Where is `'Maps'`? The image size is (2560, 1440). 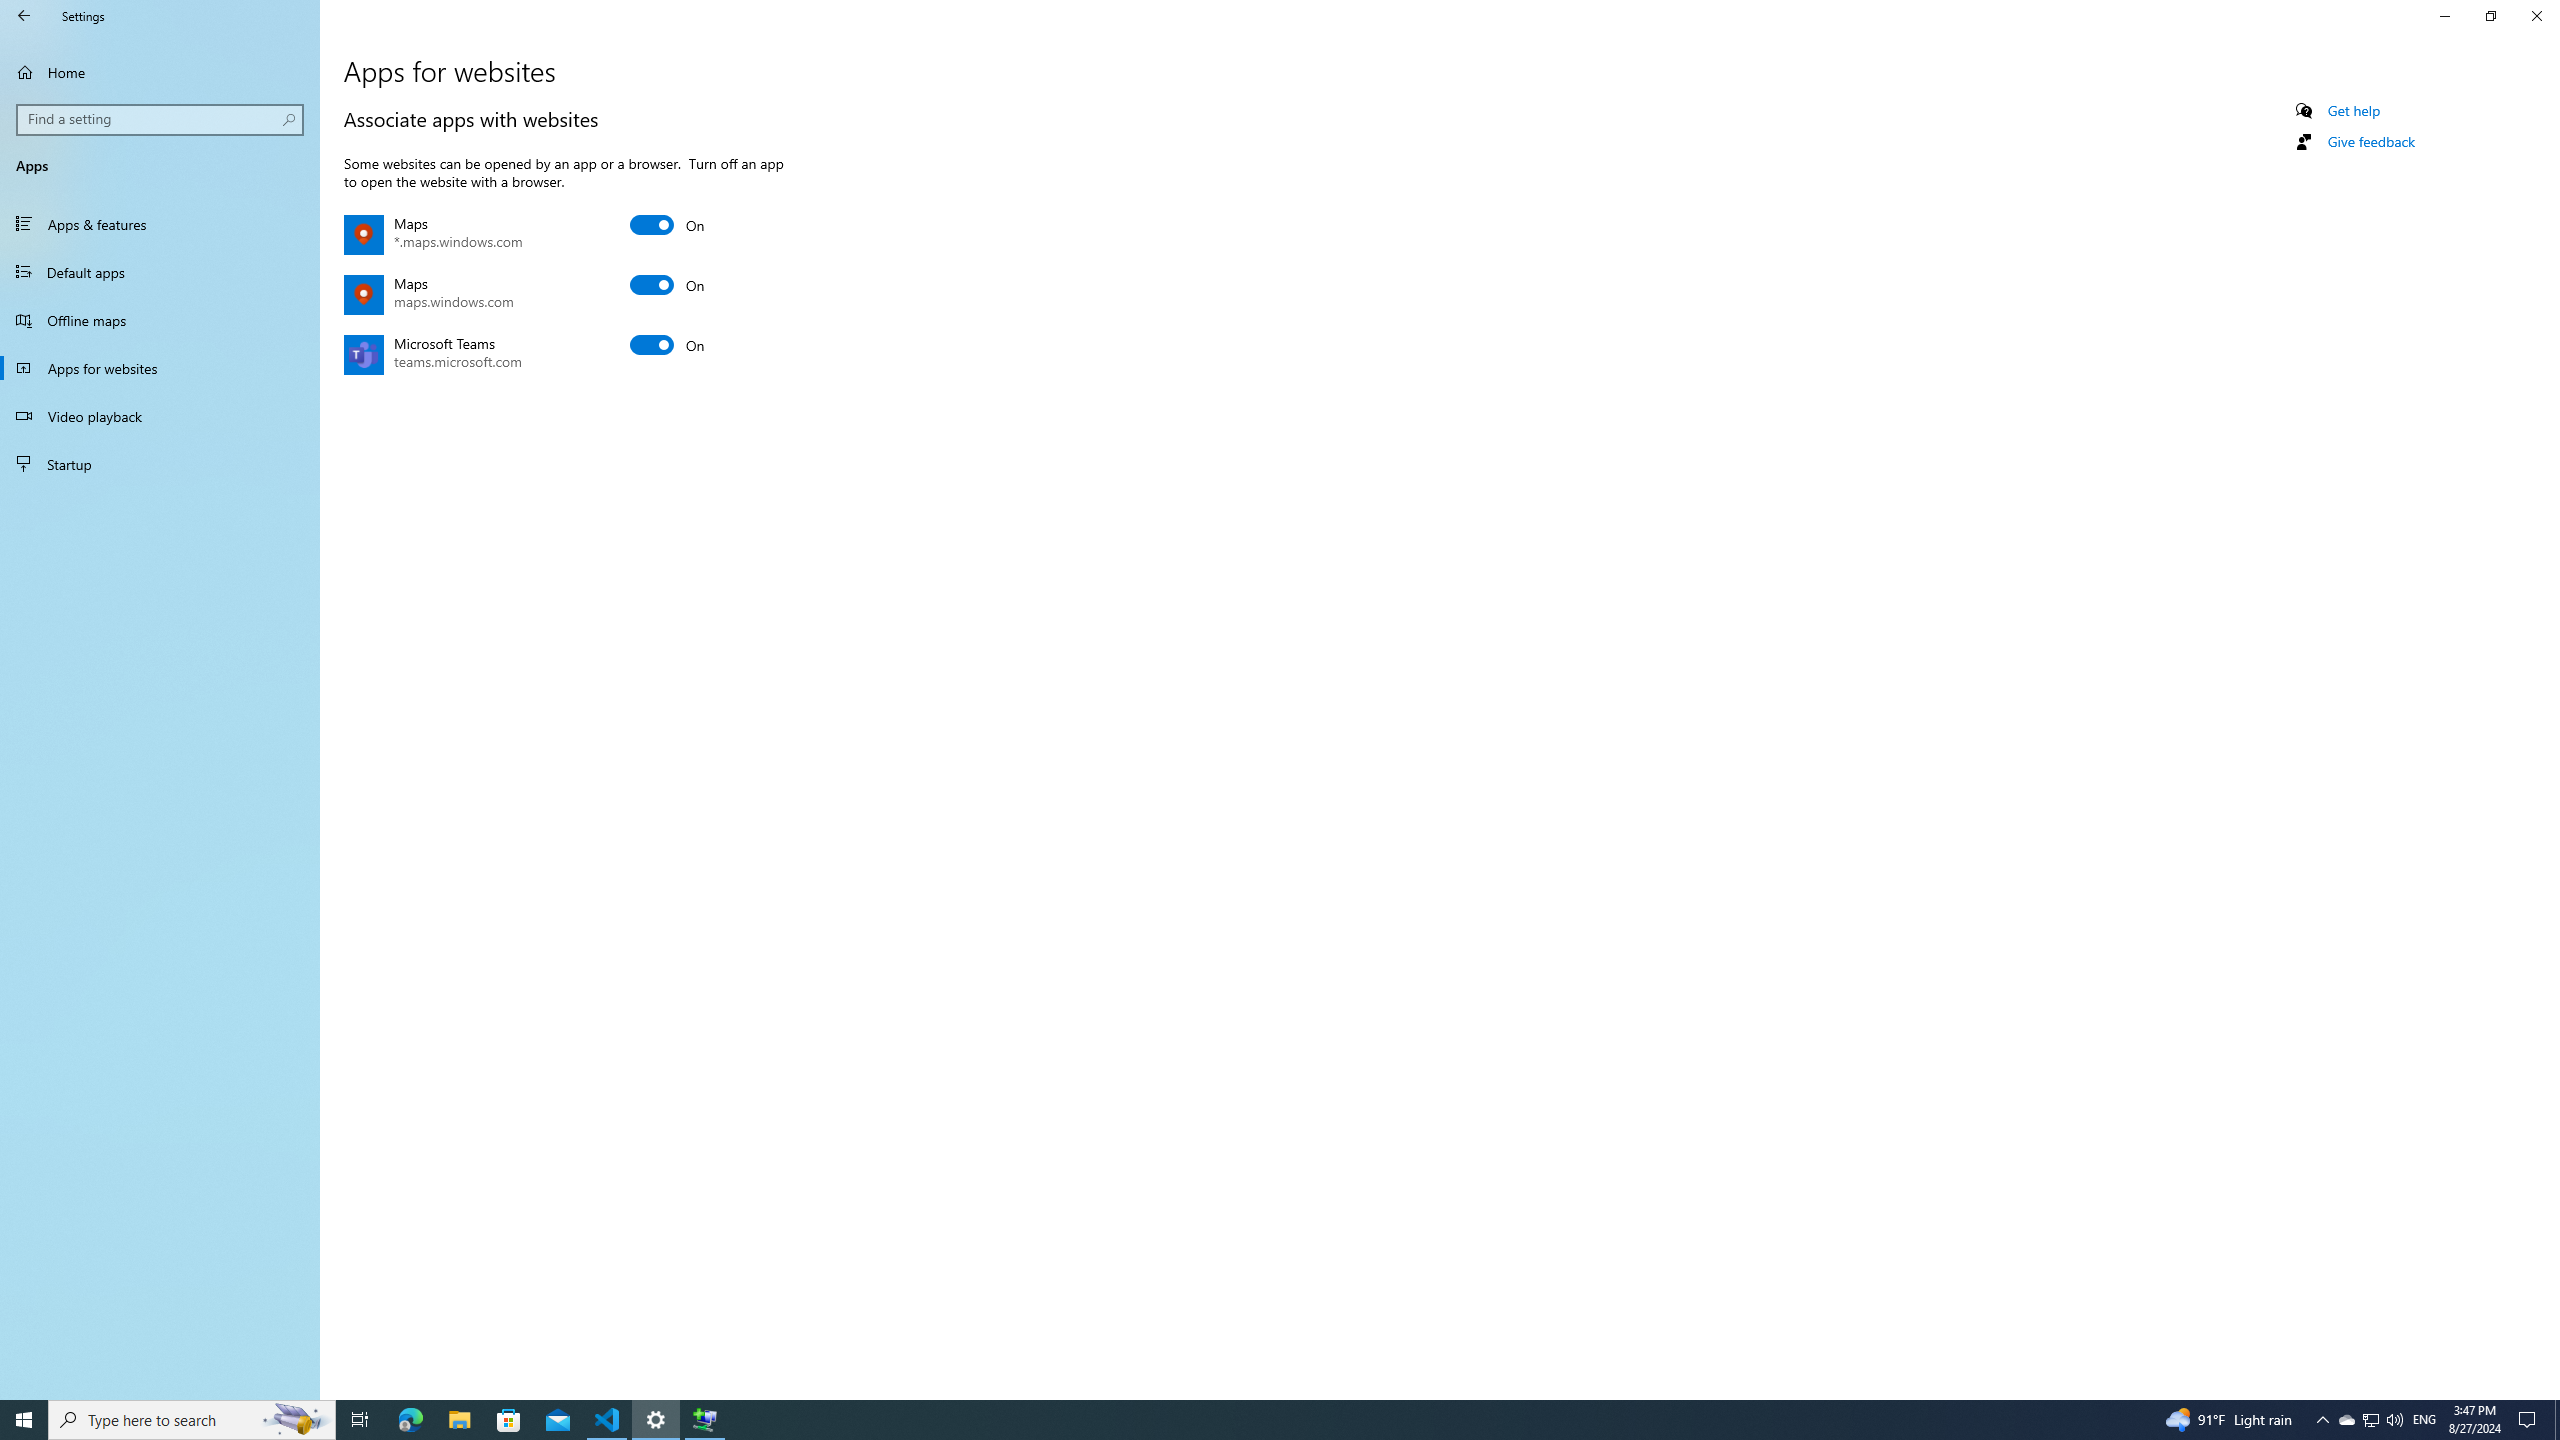 'Maps' is located at coordinates (668, 284).